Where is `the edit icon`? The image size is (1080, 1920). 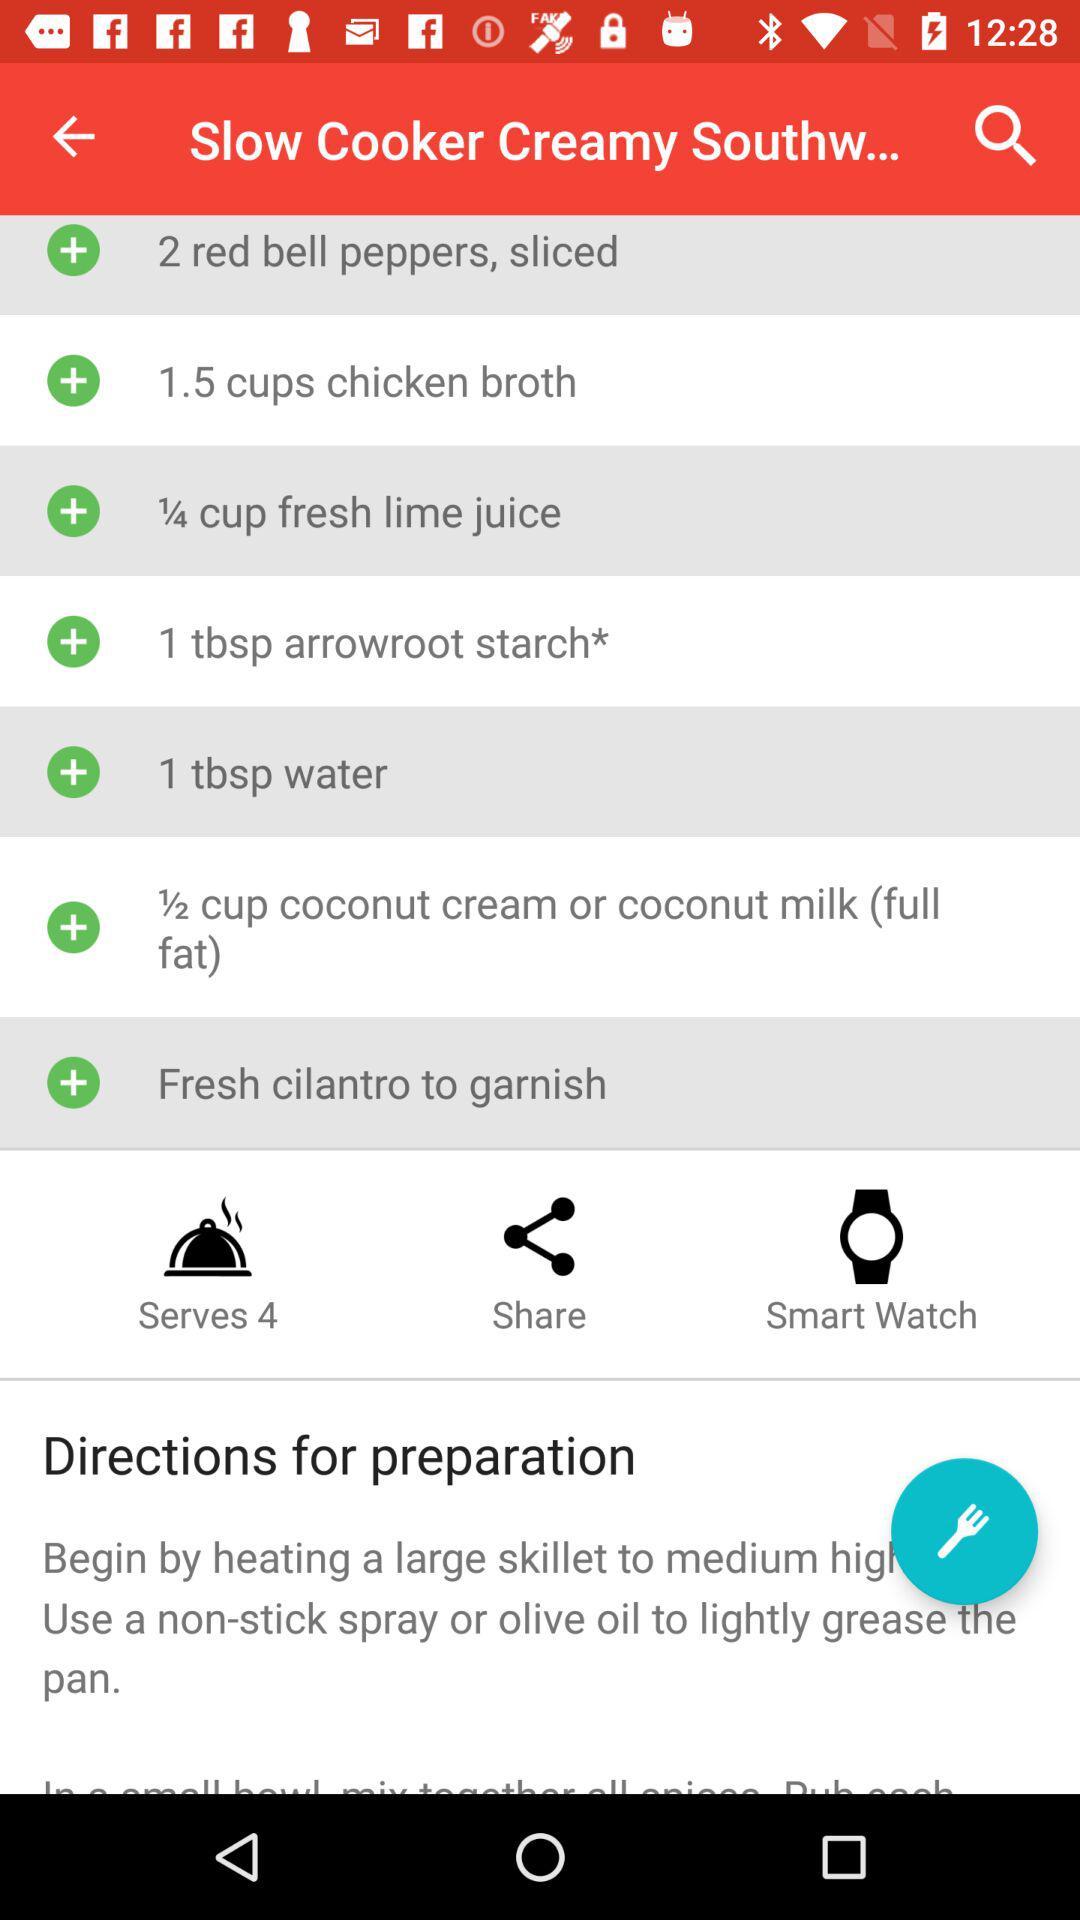
the edit icon is located at coordinates (963, 1530).